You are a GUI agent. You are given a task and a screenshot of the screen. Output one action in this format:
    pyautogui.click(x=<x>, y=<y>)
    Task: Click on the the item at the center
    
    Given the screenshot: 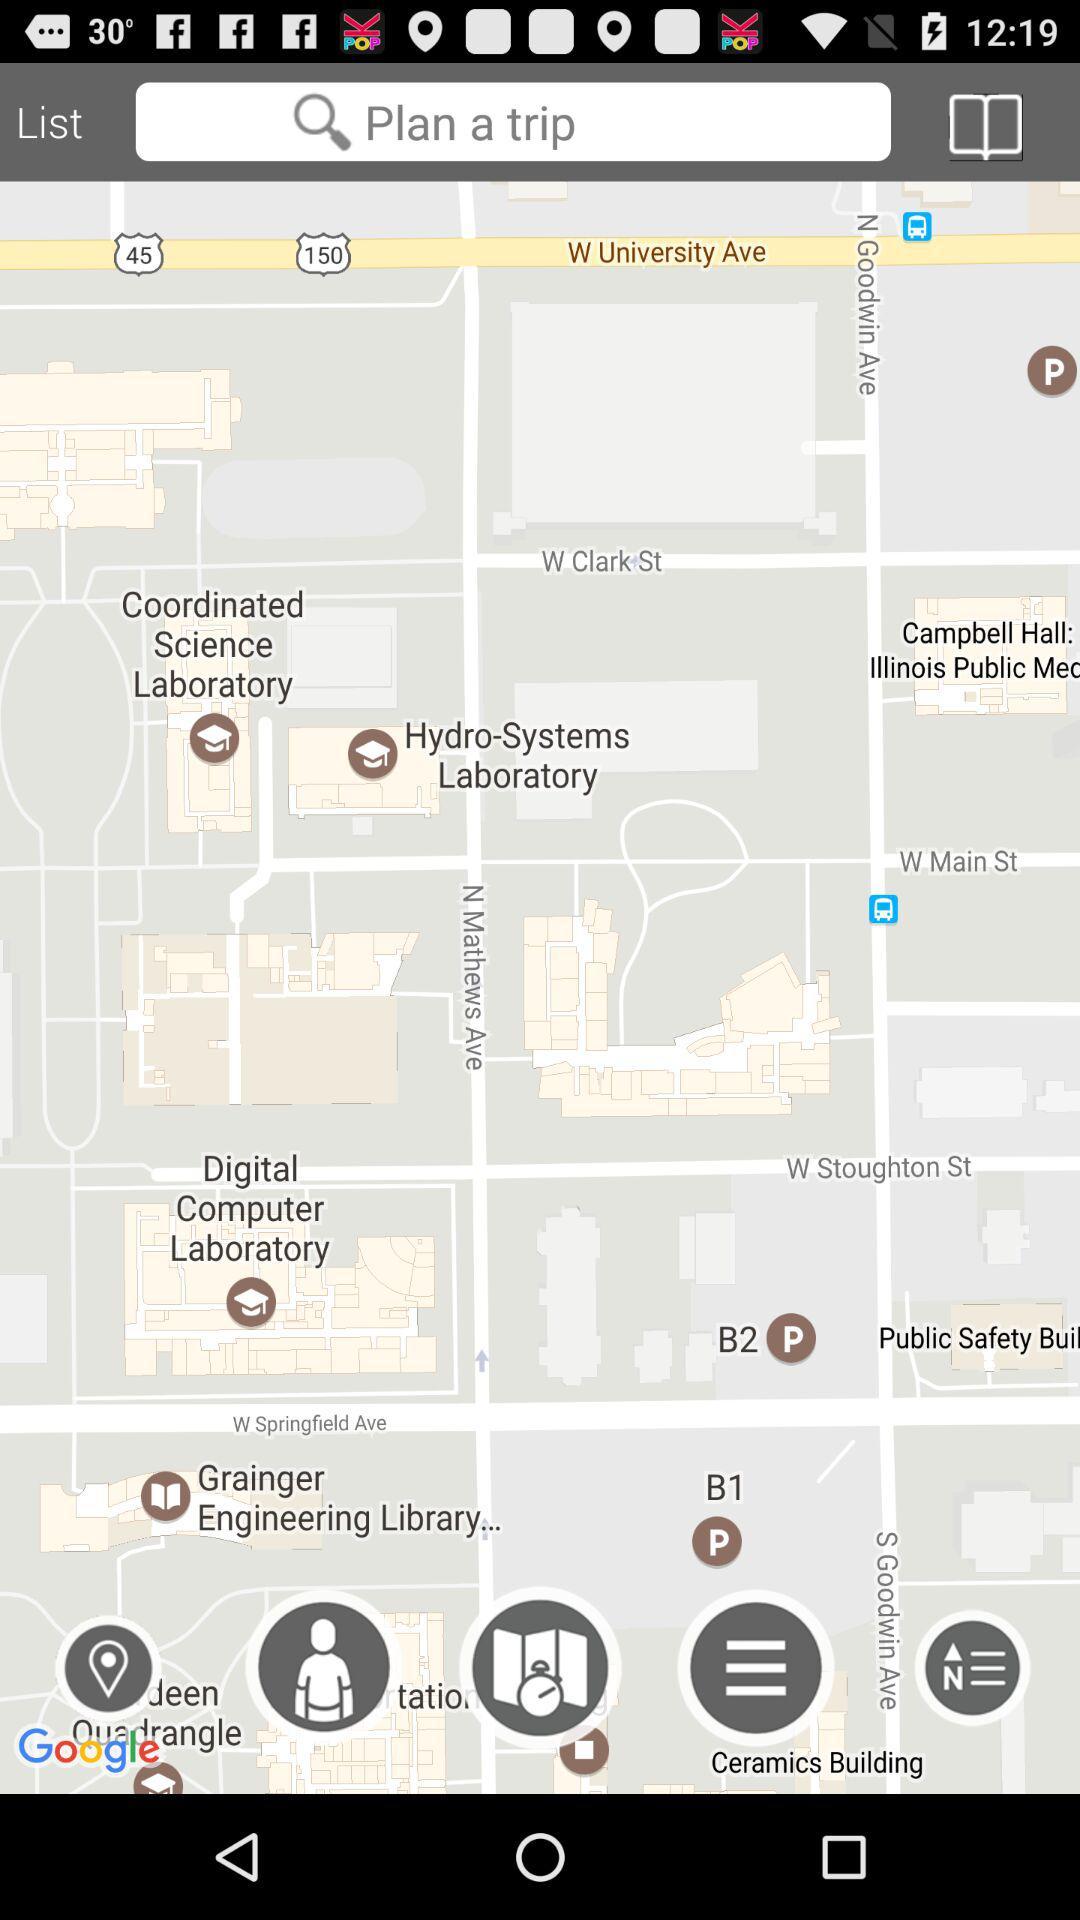 What is the action you would take?
    pyautogui.click(x=540, y=987)
    